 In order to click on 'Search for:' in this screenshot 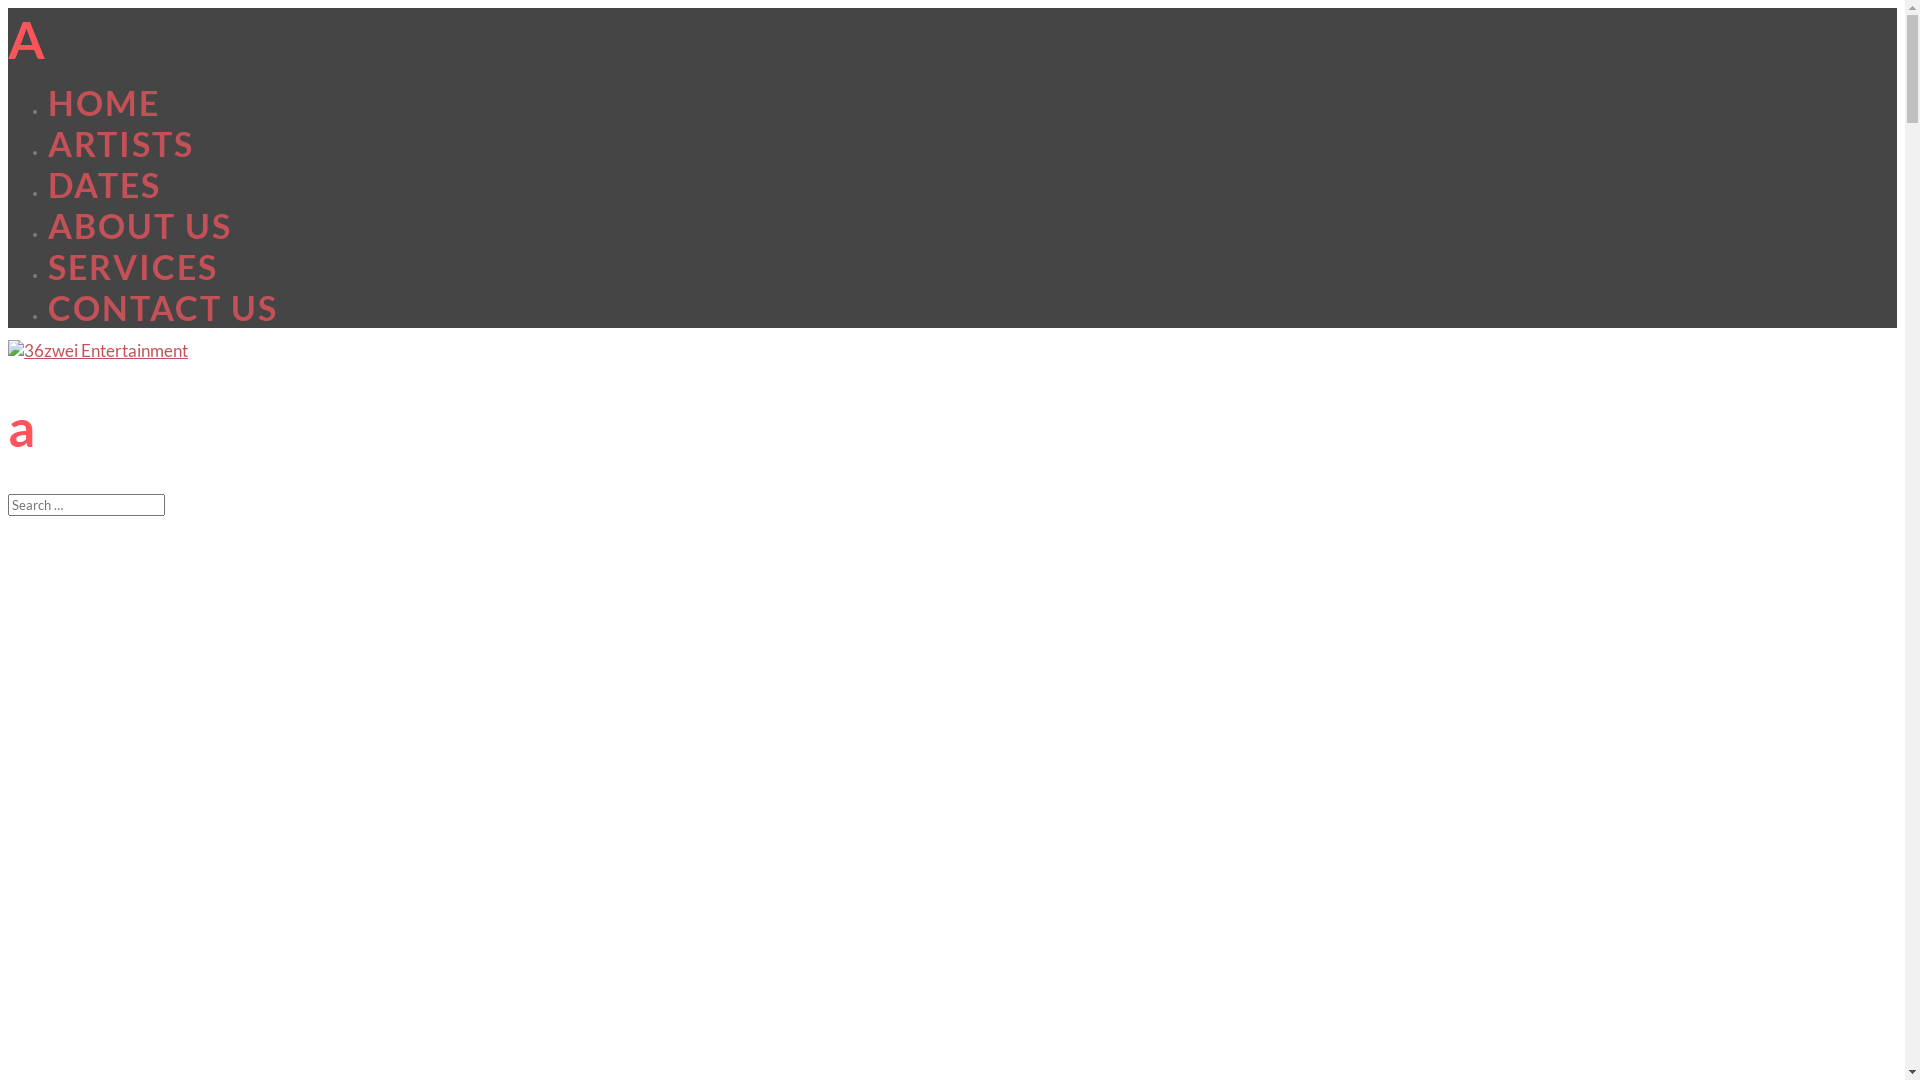, I will do `click(85, 504)`.